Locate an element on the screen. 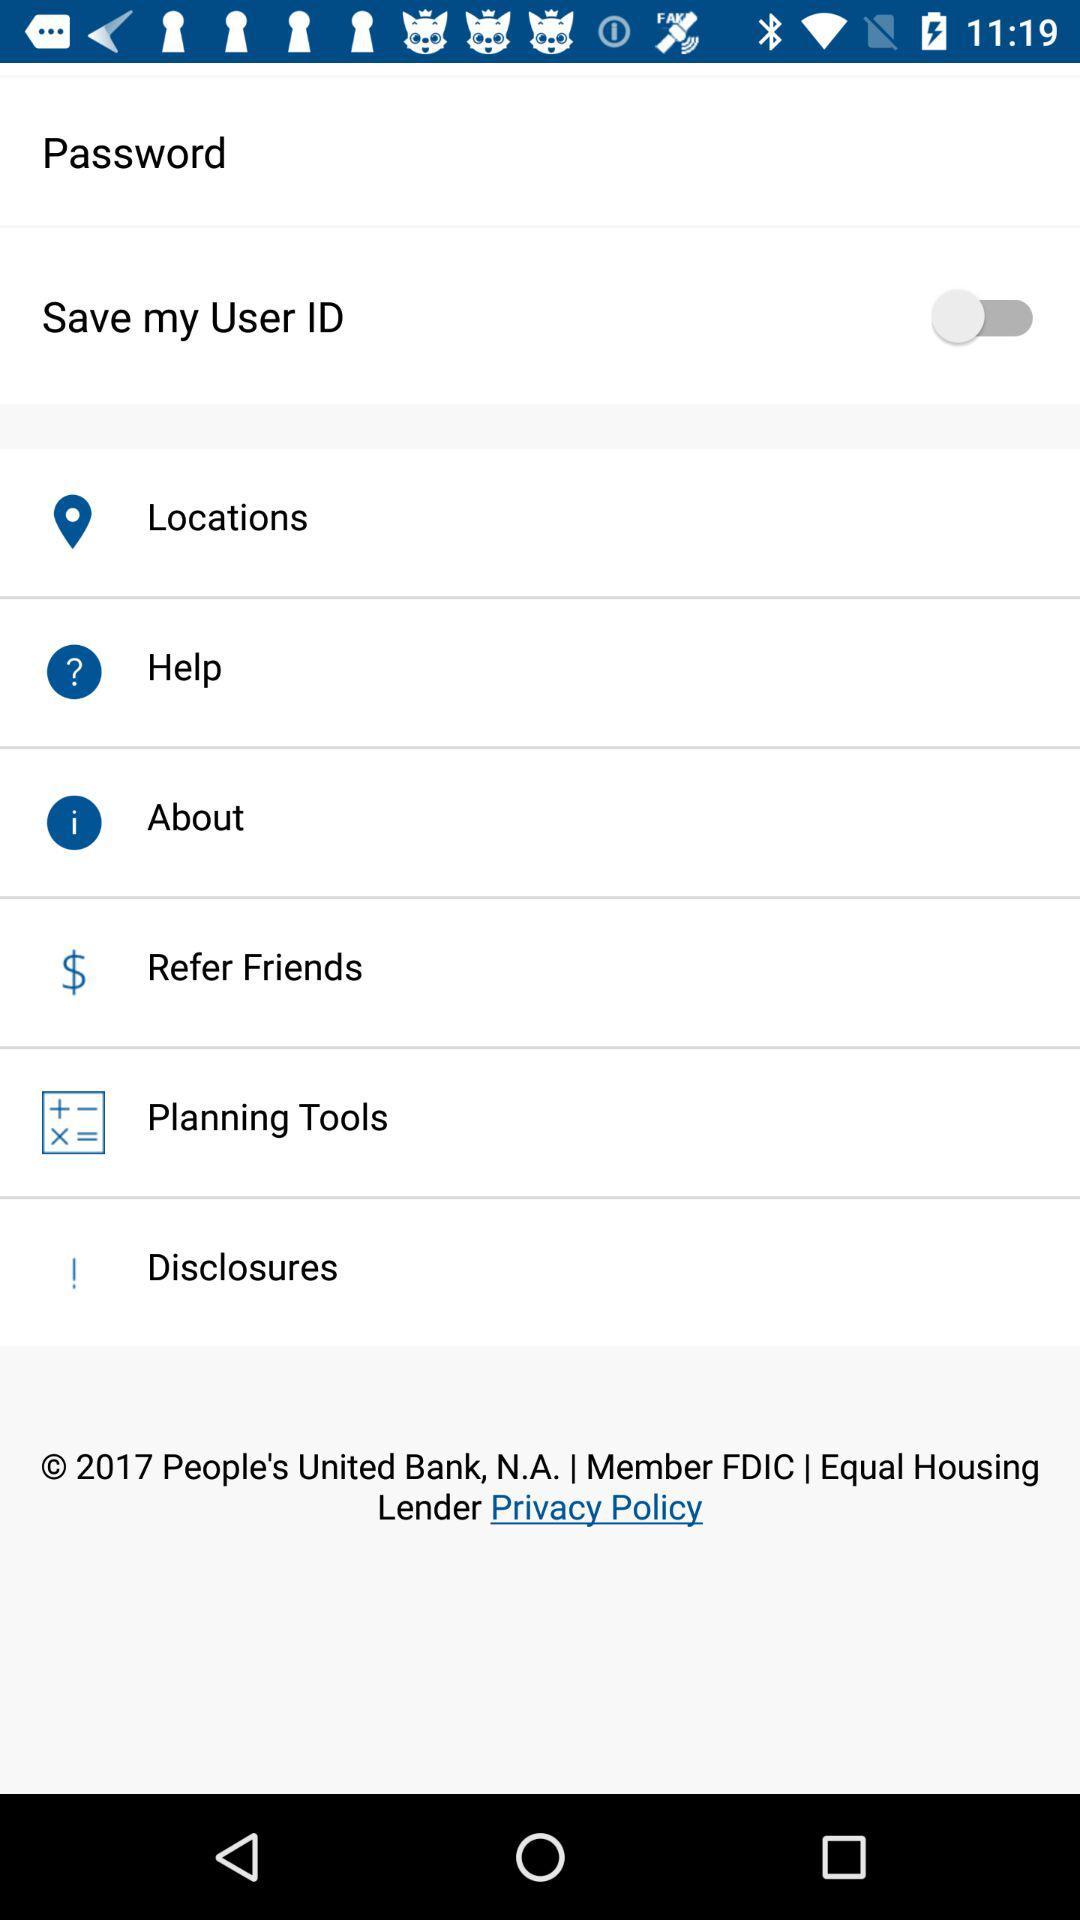  the planning tools app is located at coordinates (245, 1115).